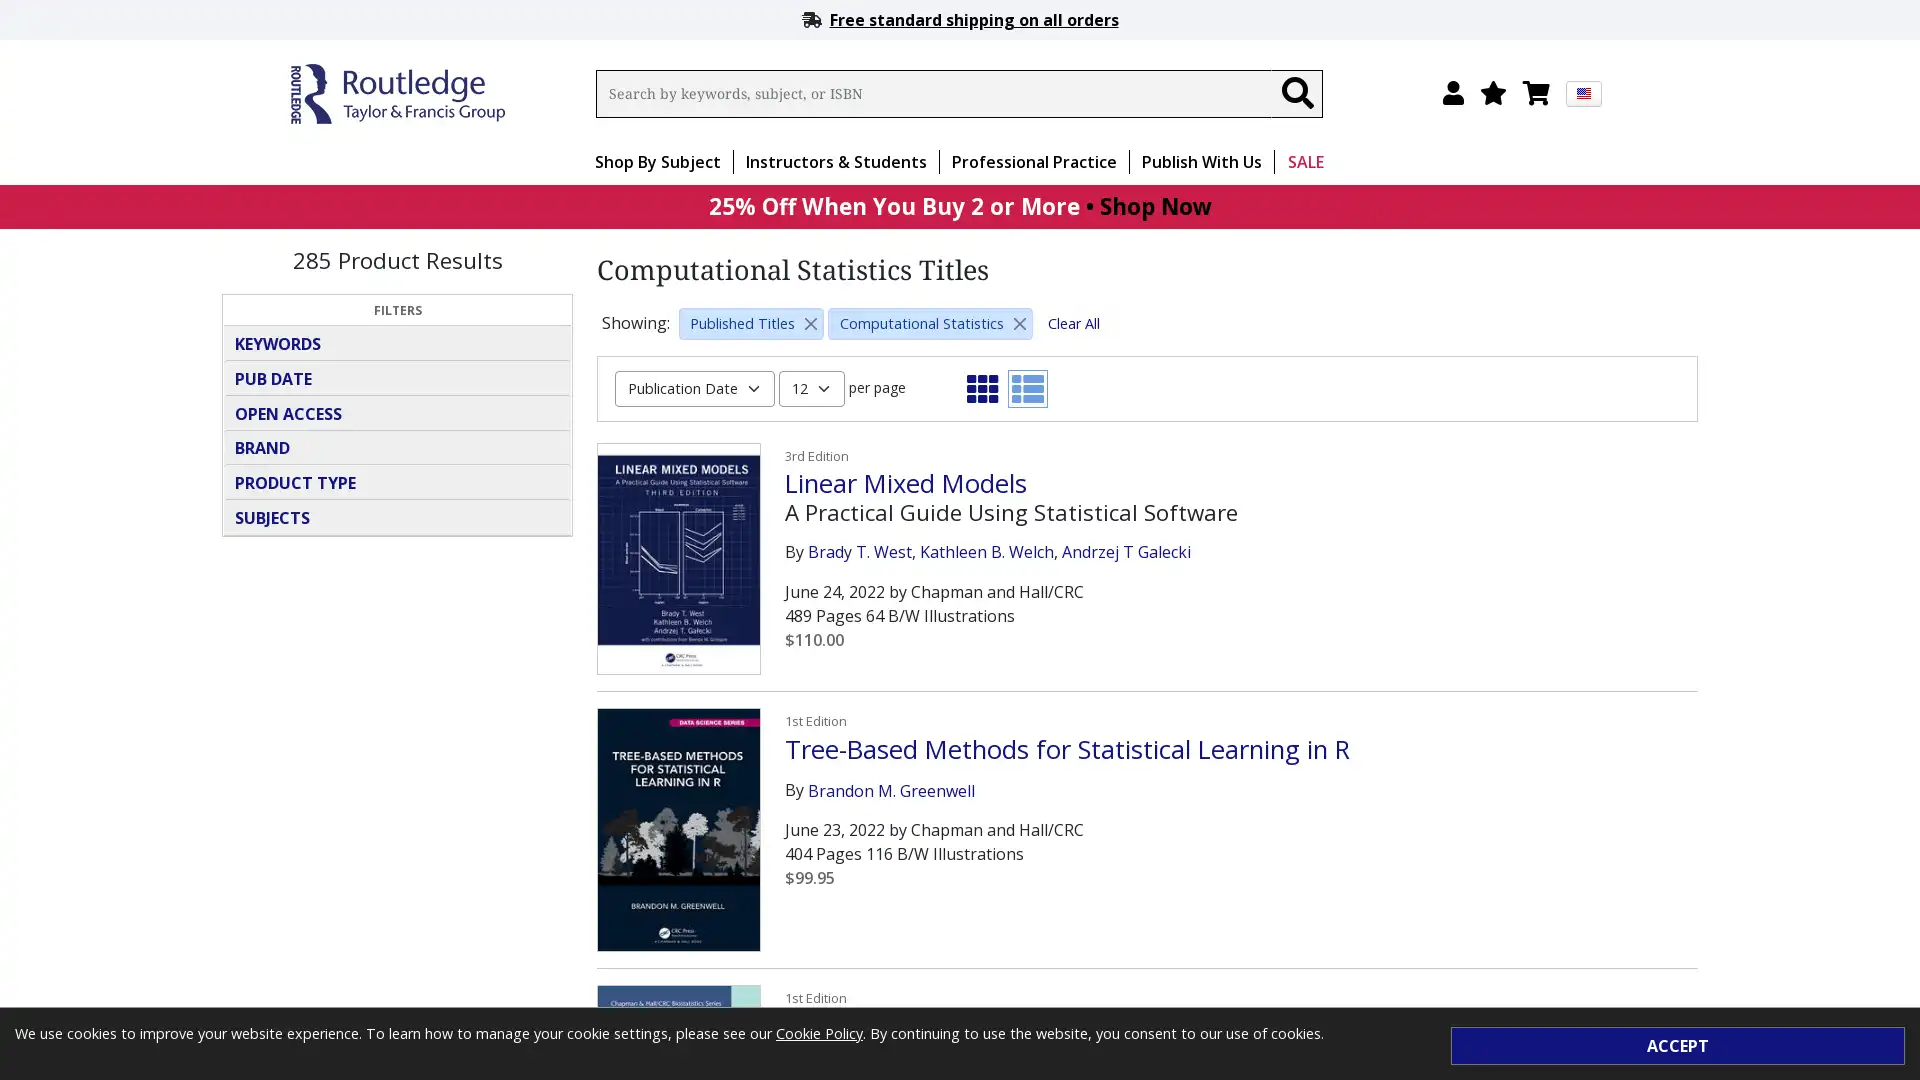  I want to click on KEYWORDS, so click(397, 342).